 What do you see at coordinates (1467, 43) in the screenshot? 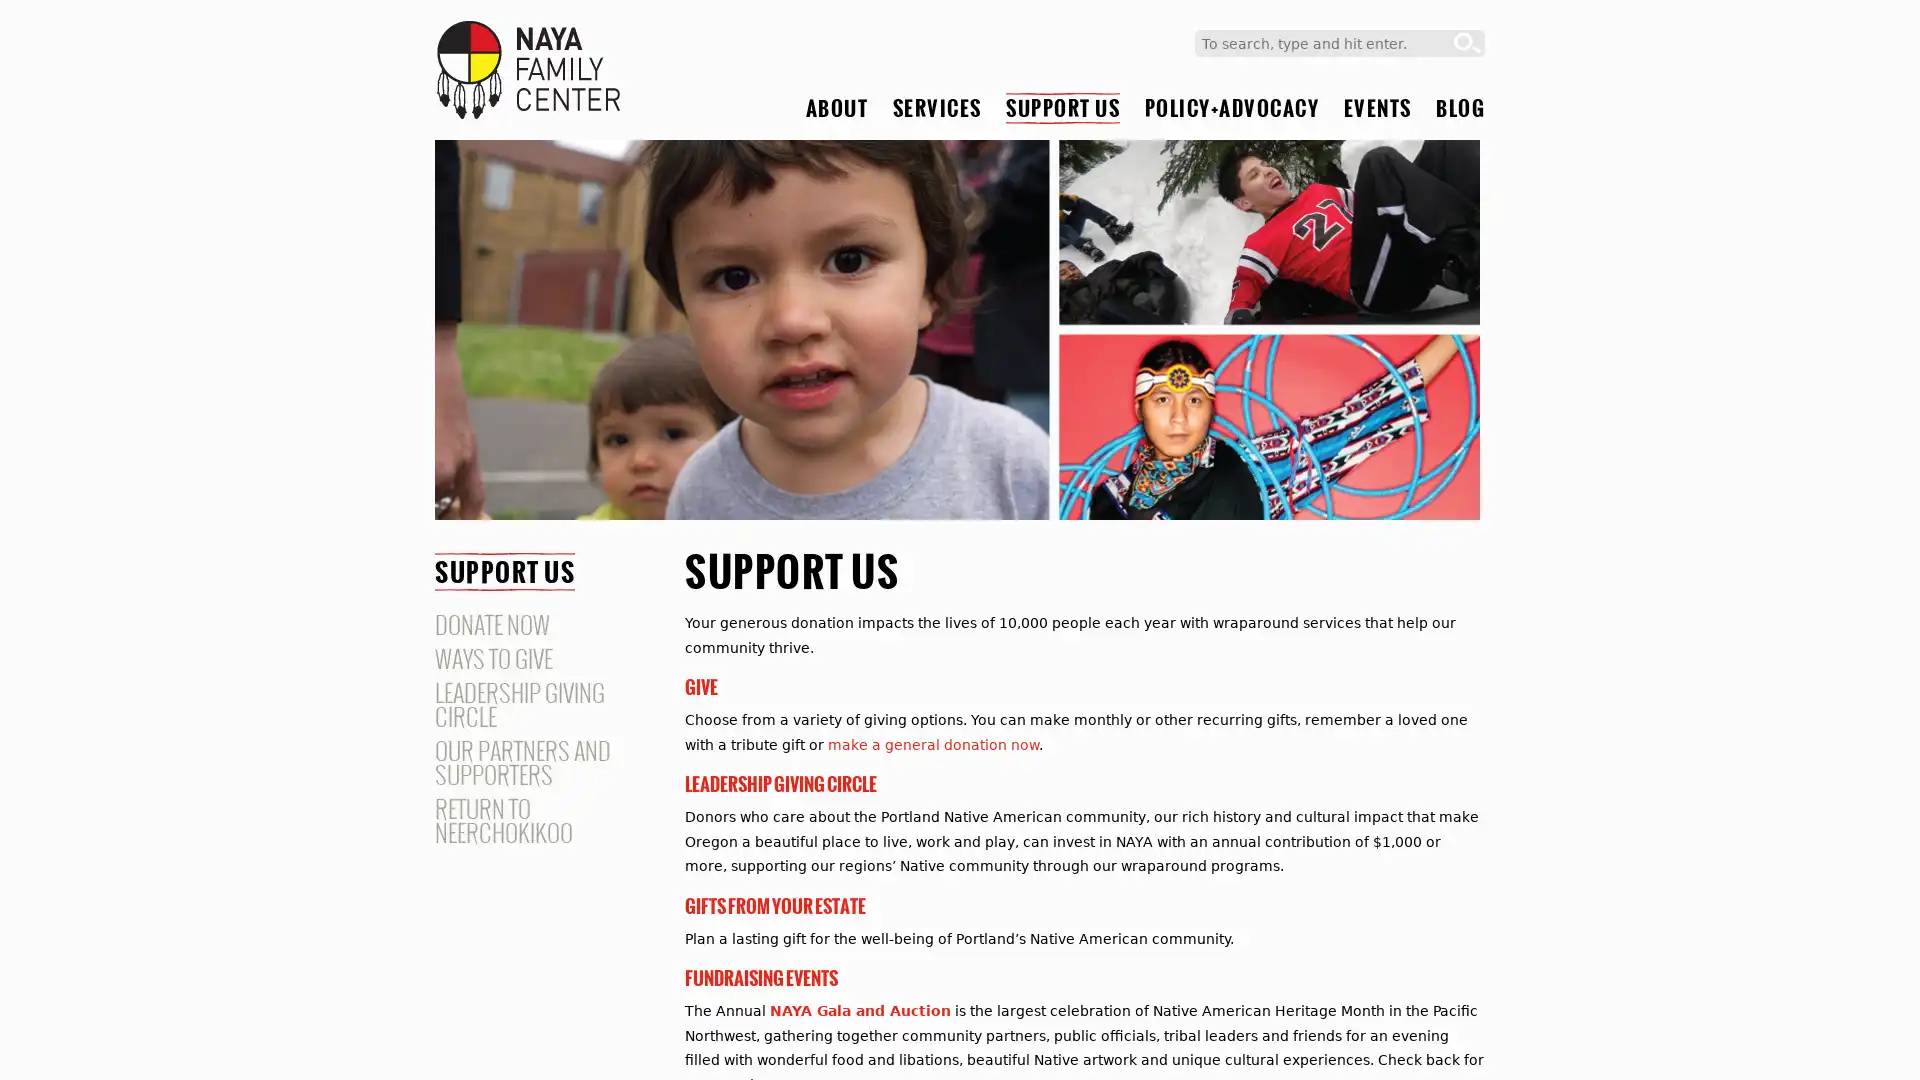
I see `Search` at bounding box center [1467, 43].